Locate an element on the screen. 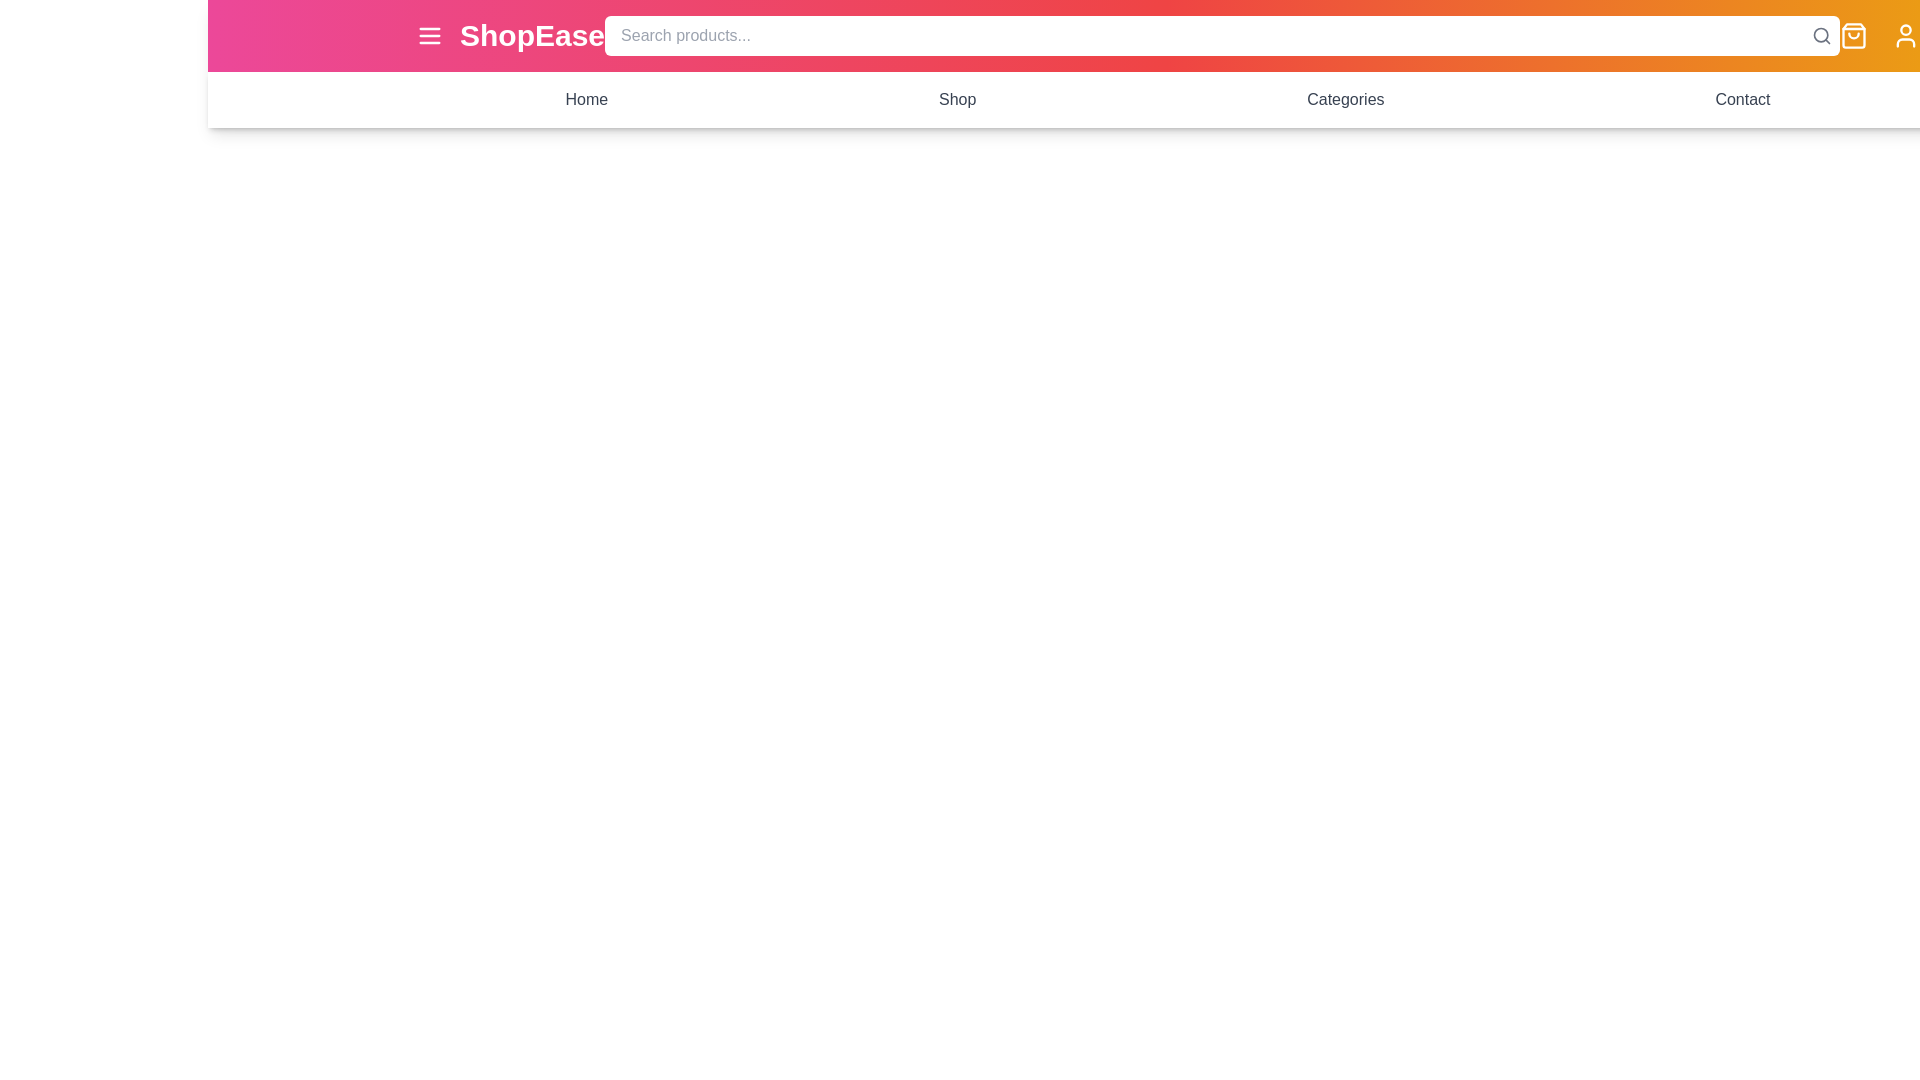 The height and width of the screenshot is (1080, 1920). the profile icon to view the user profile is located at coordinates (1904, 35).